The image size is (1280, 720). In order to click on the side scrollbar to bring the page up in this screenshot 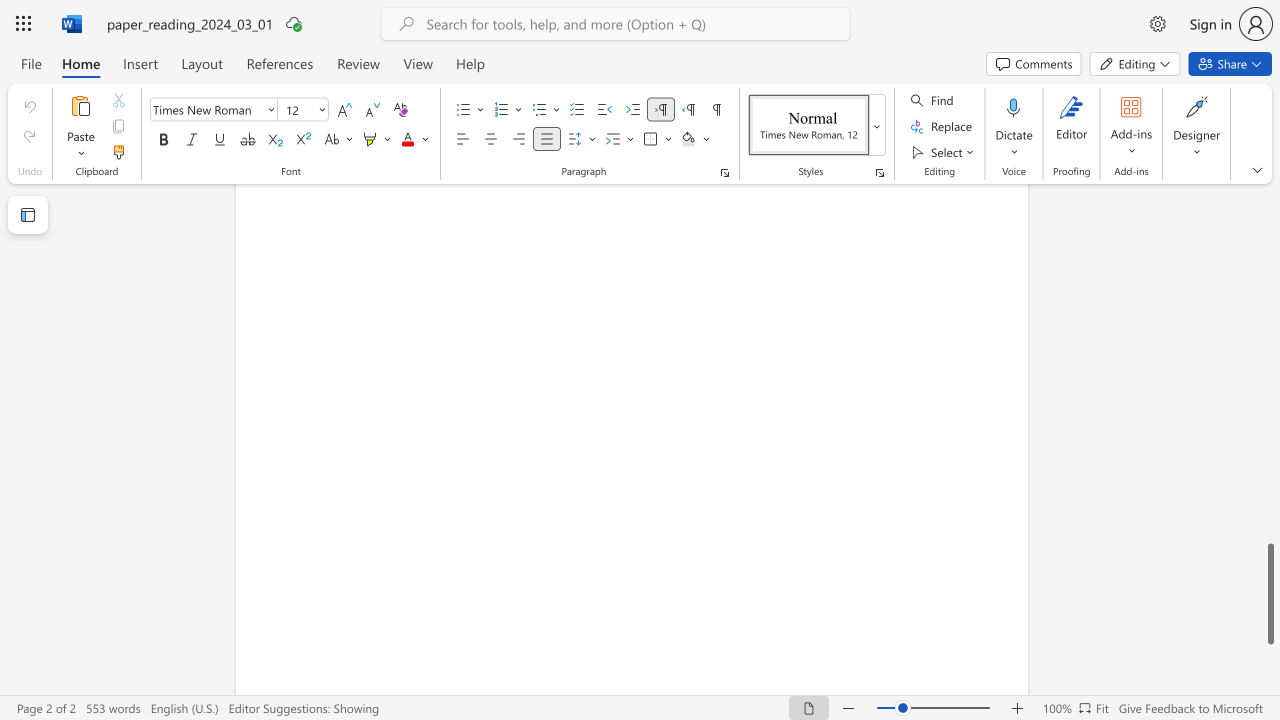, I will do `click(1269, 480)`.